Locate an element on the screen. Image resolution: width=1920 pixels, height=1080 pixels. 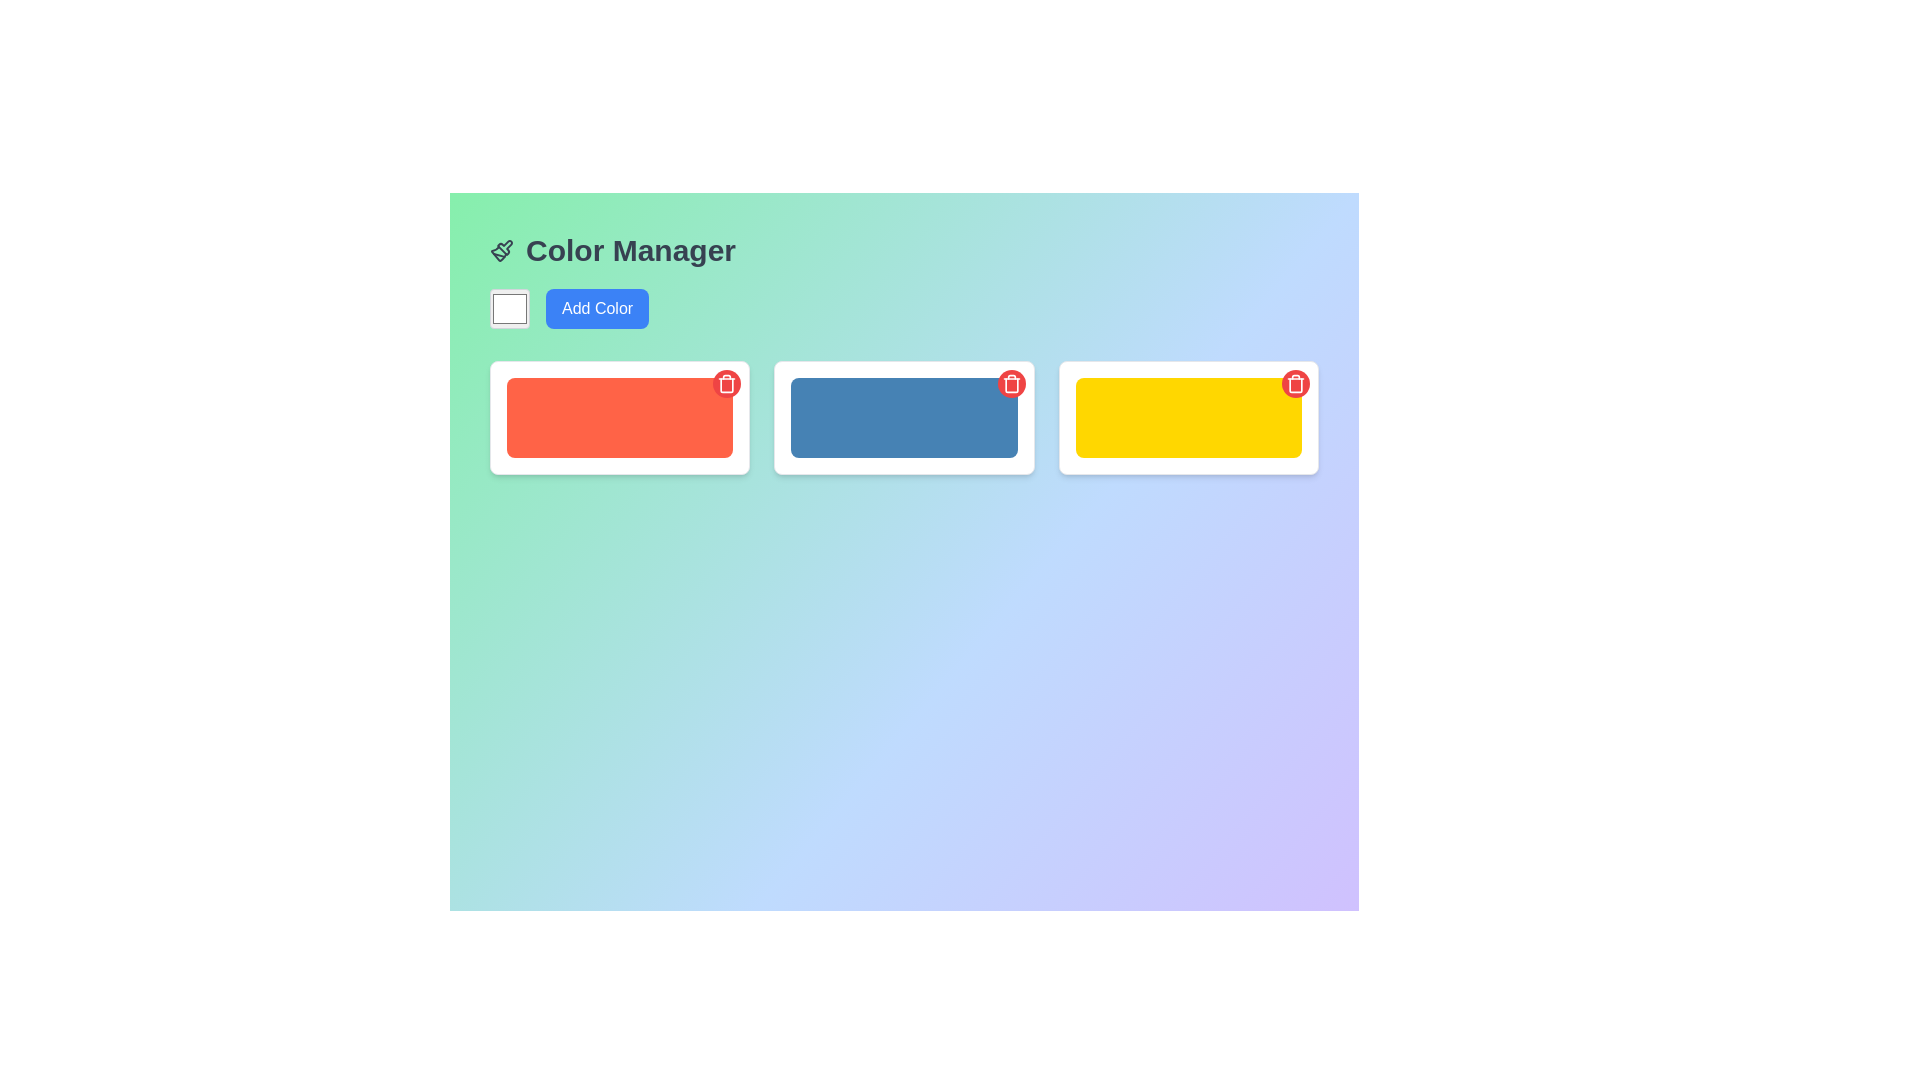
the deletion button located in the top-right corner of the last yellow card is located at coordinates (1296, 384).